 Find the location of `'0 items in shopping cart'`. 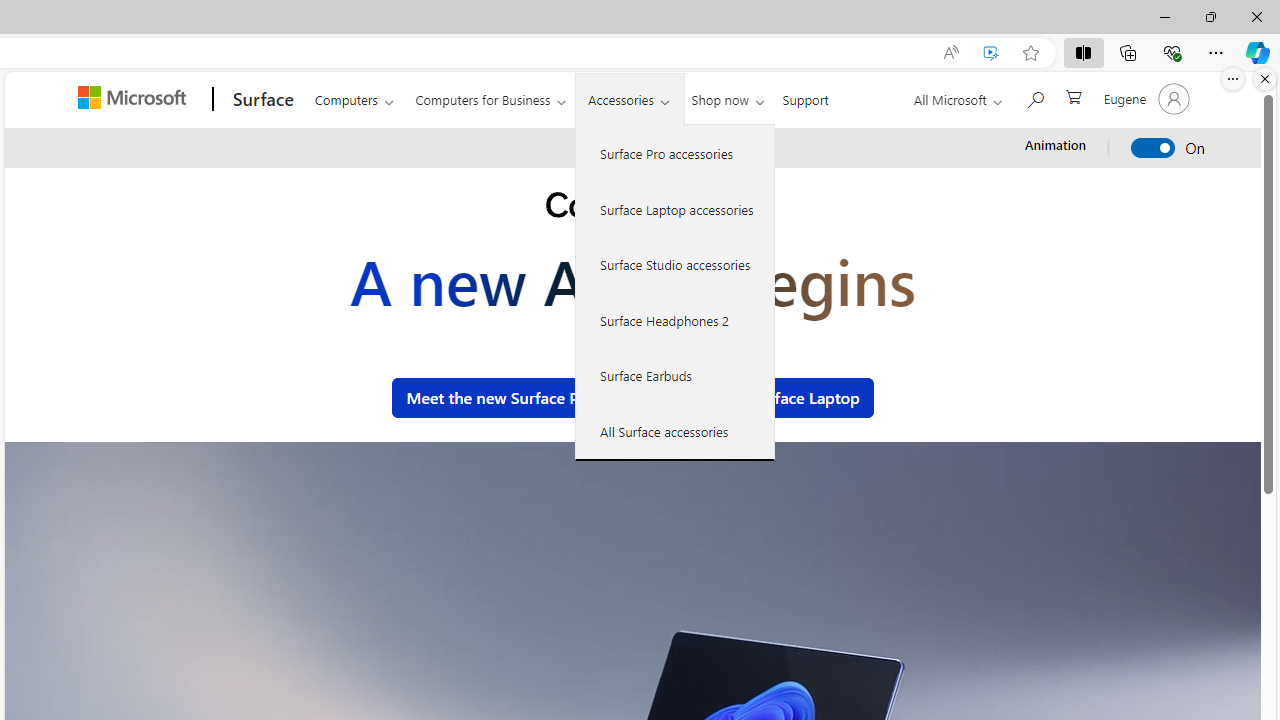

'0 items in shopping cart' is located at coordinates (1072, 95).